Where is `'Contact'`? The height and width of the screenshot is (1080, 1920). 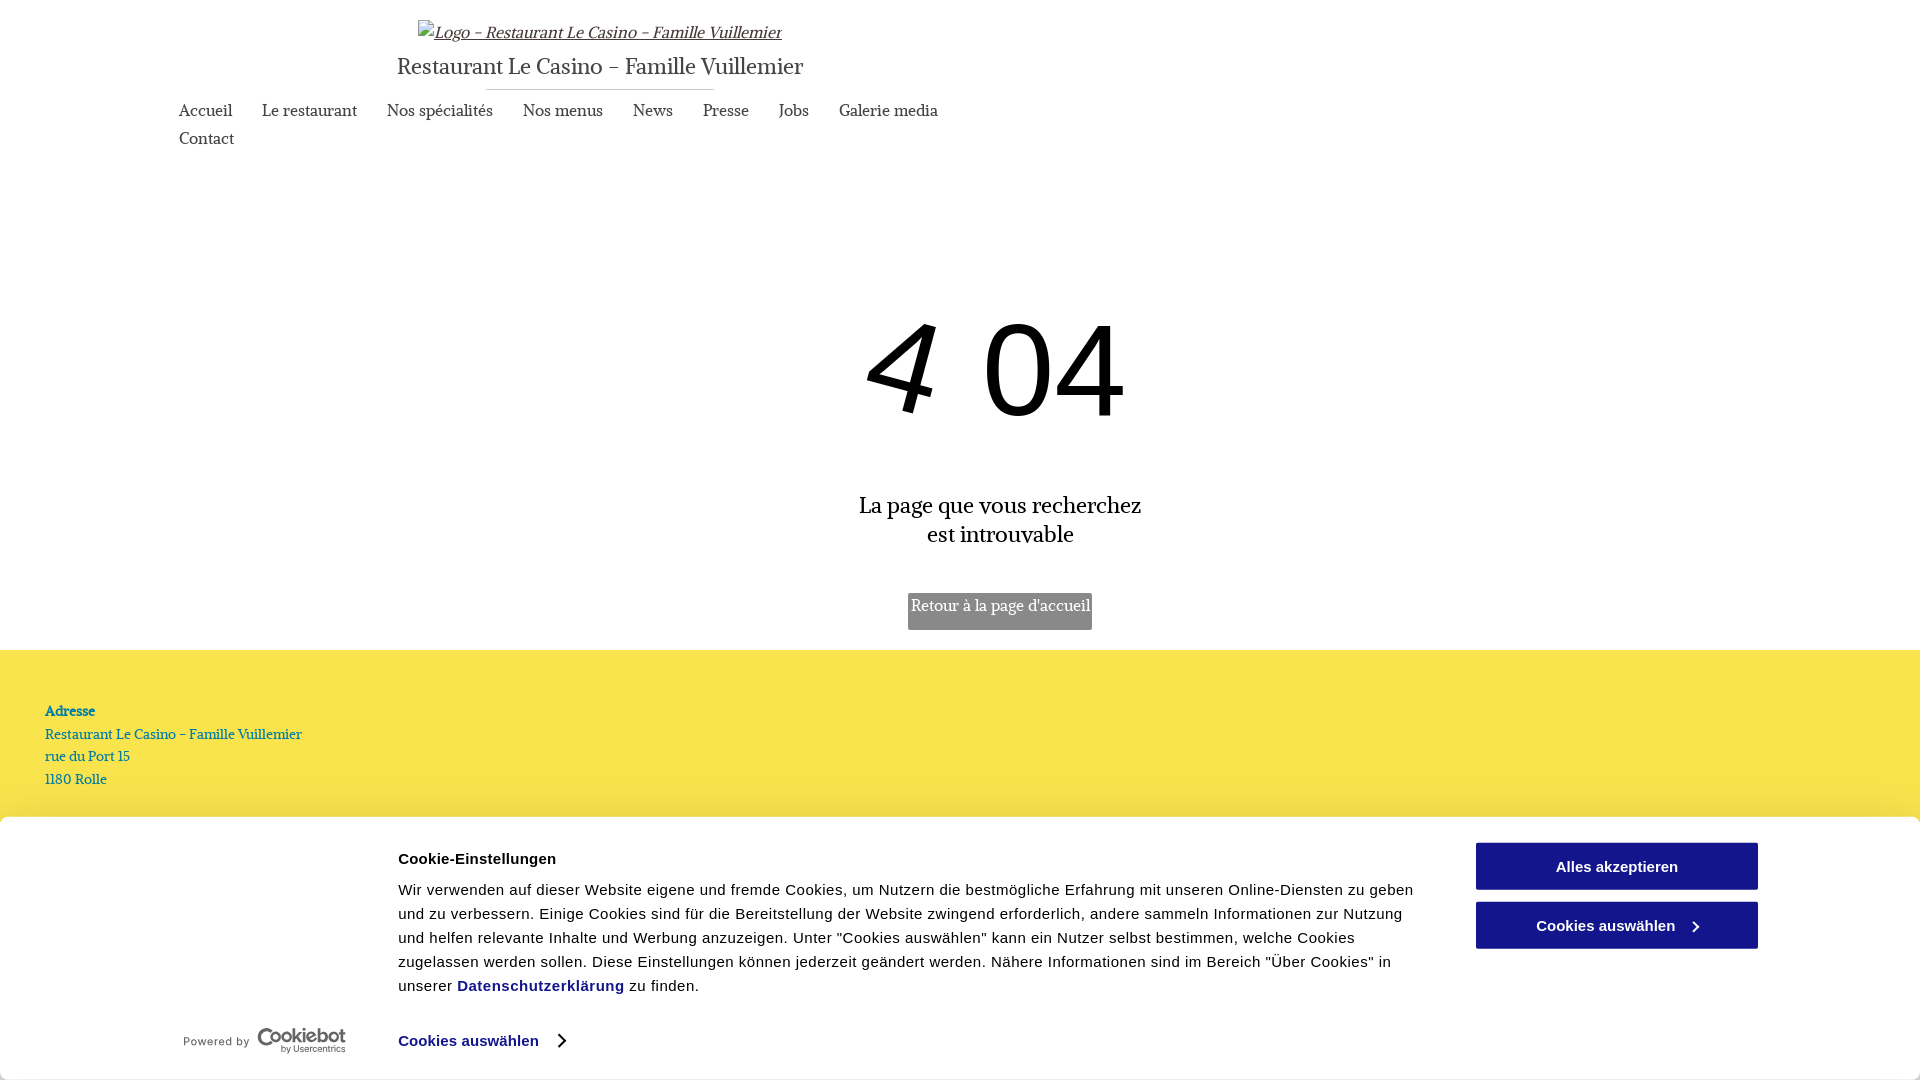
'Contact' is located at coordinates (163, 138).